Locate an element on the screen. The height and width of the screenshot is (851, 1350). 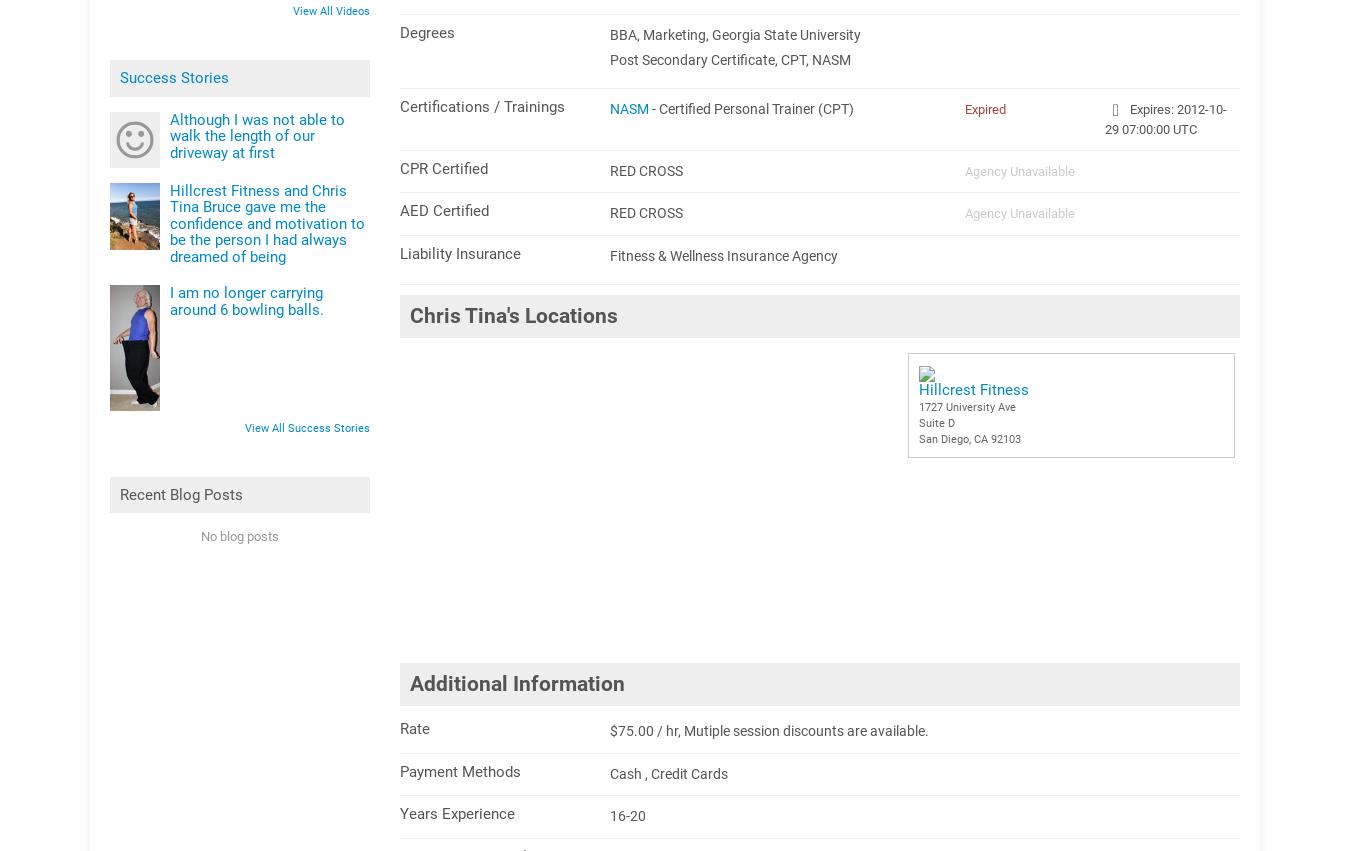
'Expires:' is located at coordinates (1125, 108).